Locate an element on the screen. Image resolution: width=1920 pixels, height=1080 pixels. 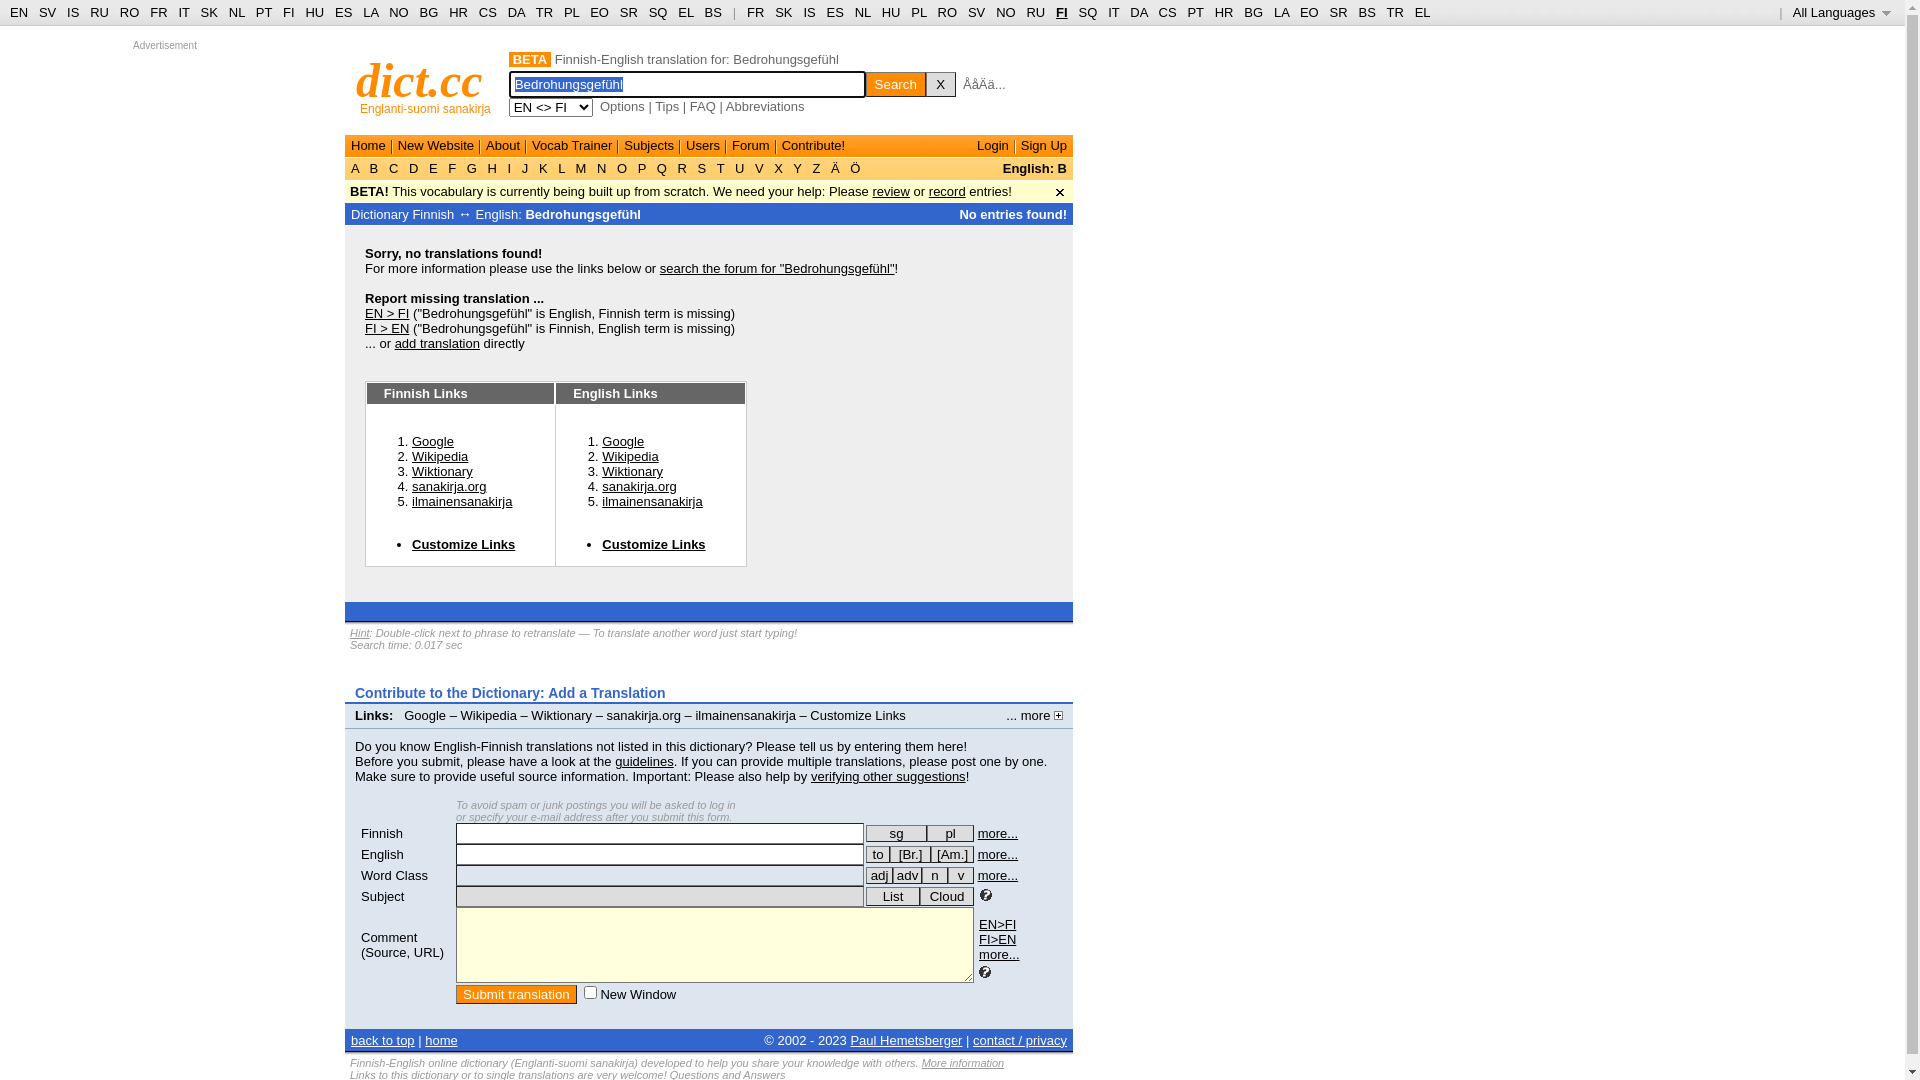
'HU' is located at coordinates (304, 12).